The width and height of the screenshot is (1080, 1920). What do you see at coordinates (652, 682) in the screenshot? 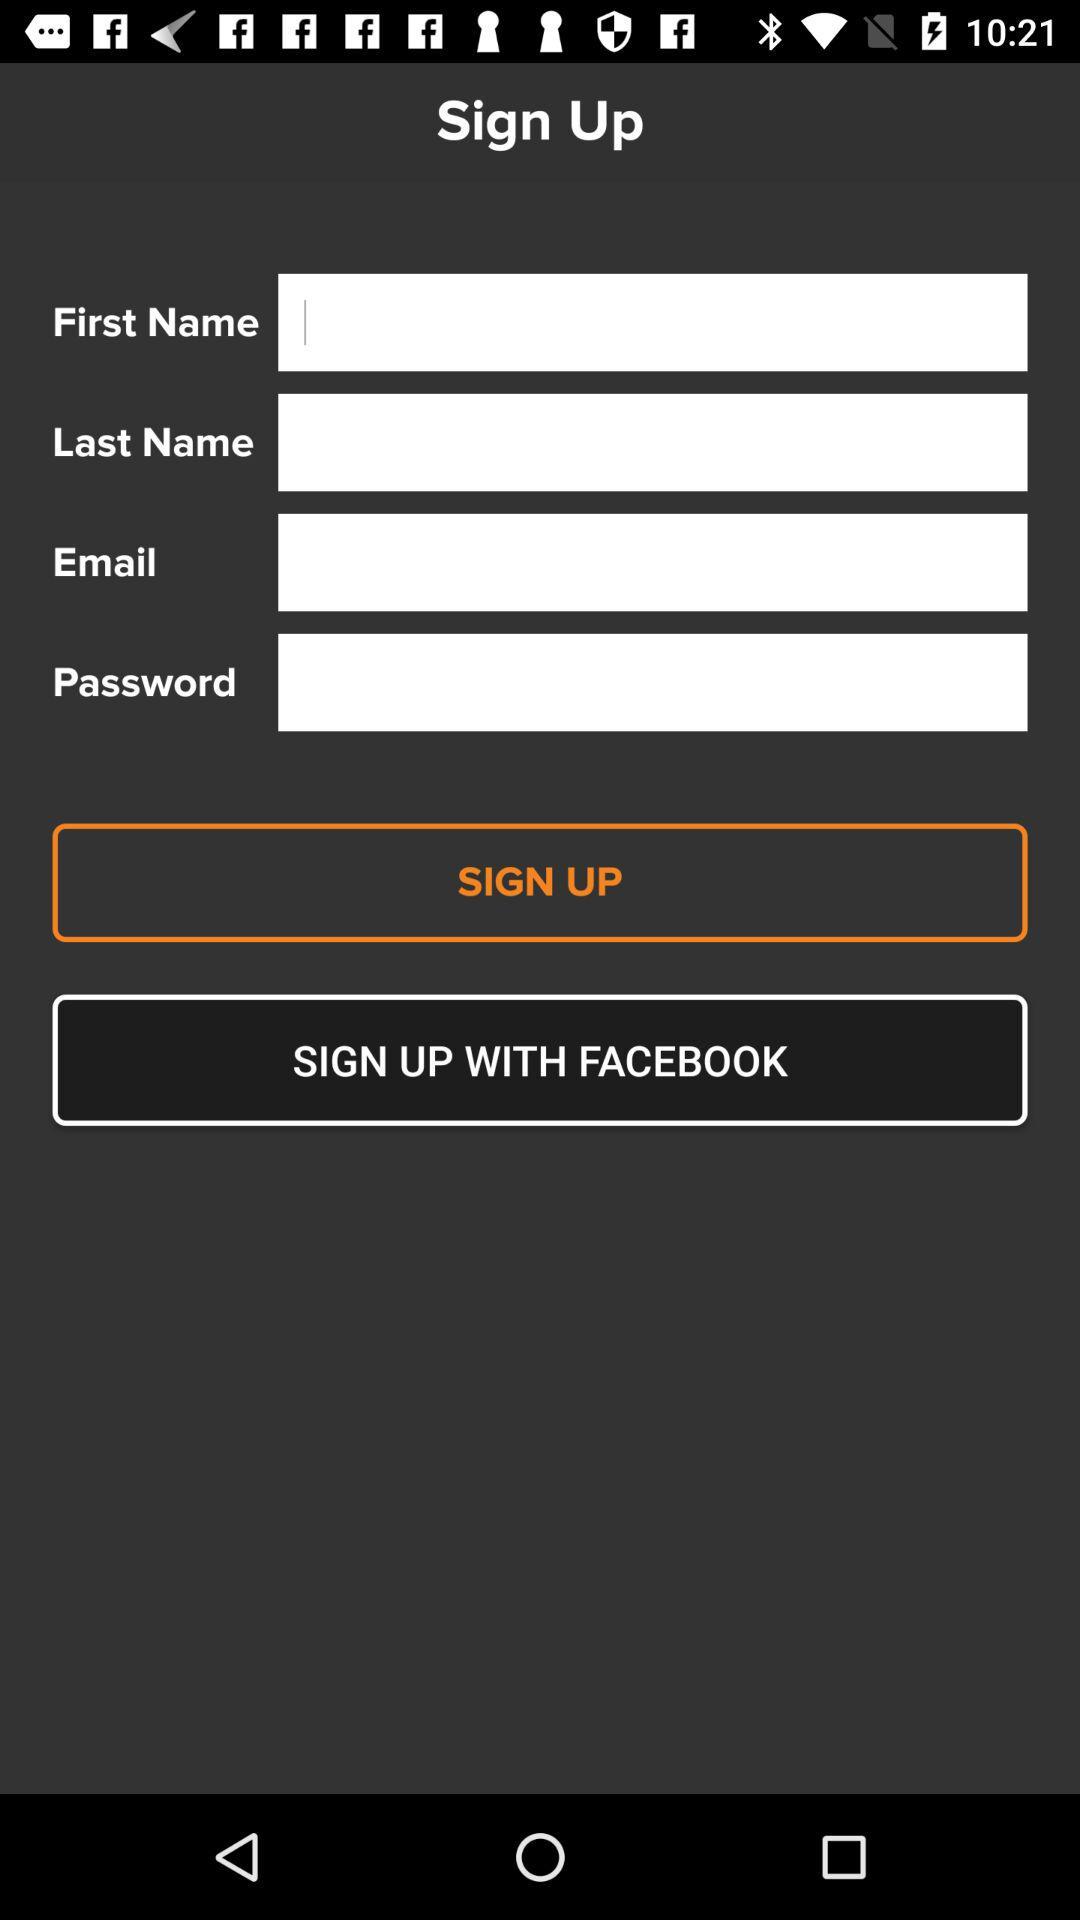
I see `icon next to the password icon` at bounding box center [652, 682].